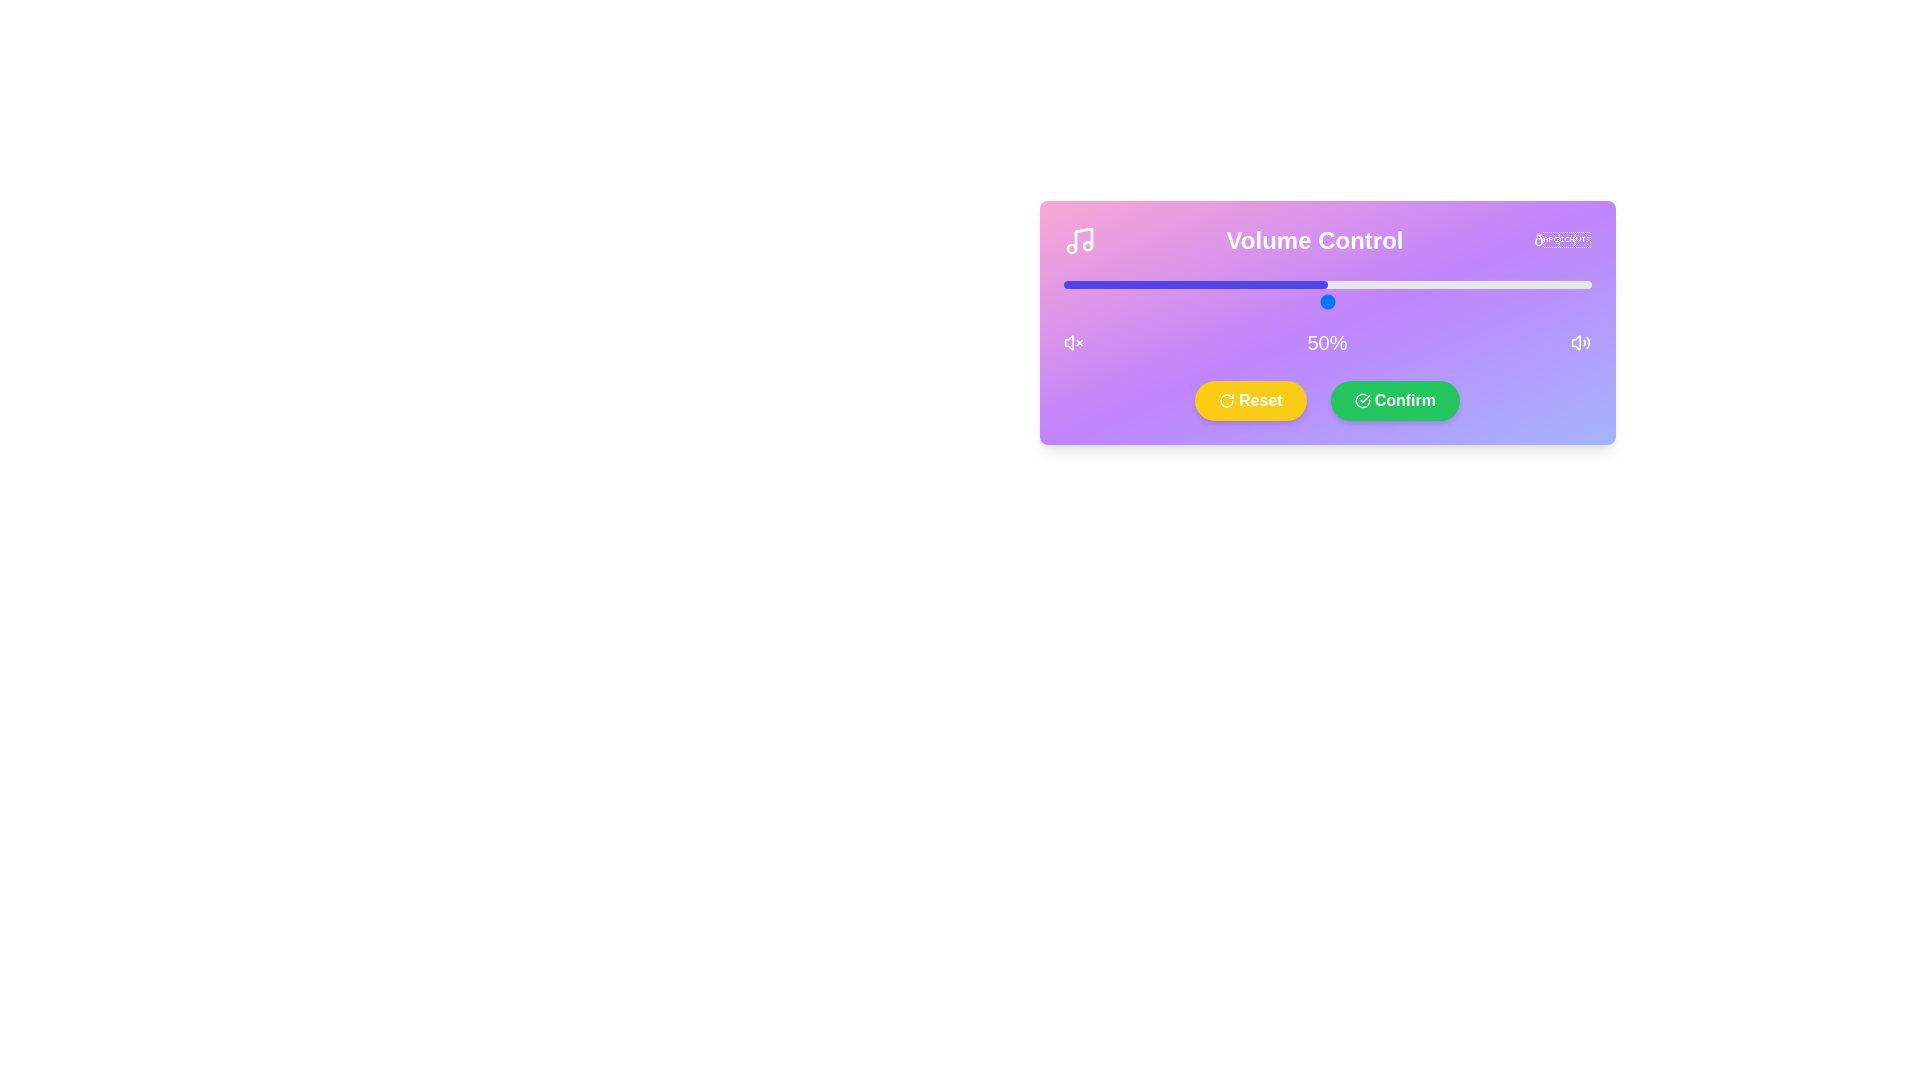  What do you see at coordinates (1082, 238) in the screenshot?
I see `the central vertical line of the music note icon located at the top-left corner of the interface, which serves as an indicator for sound or music-related functionality` at bounding box center [1082, 238].